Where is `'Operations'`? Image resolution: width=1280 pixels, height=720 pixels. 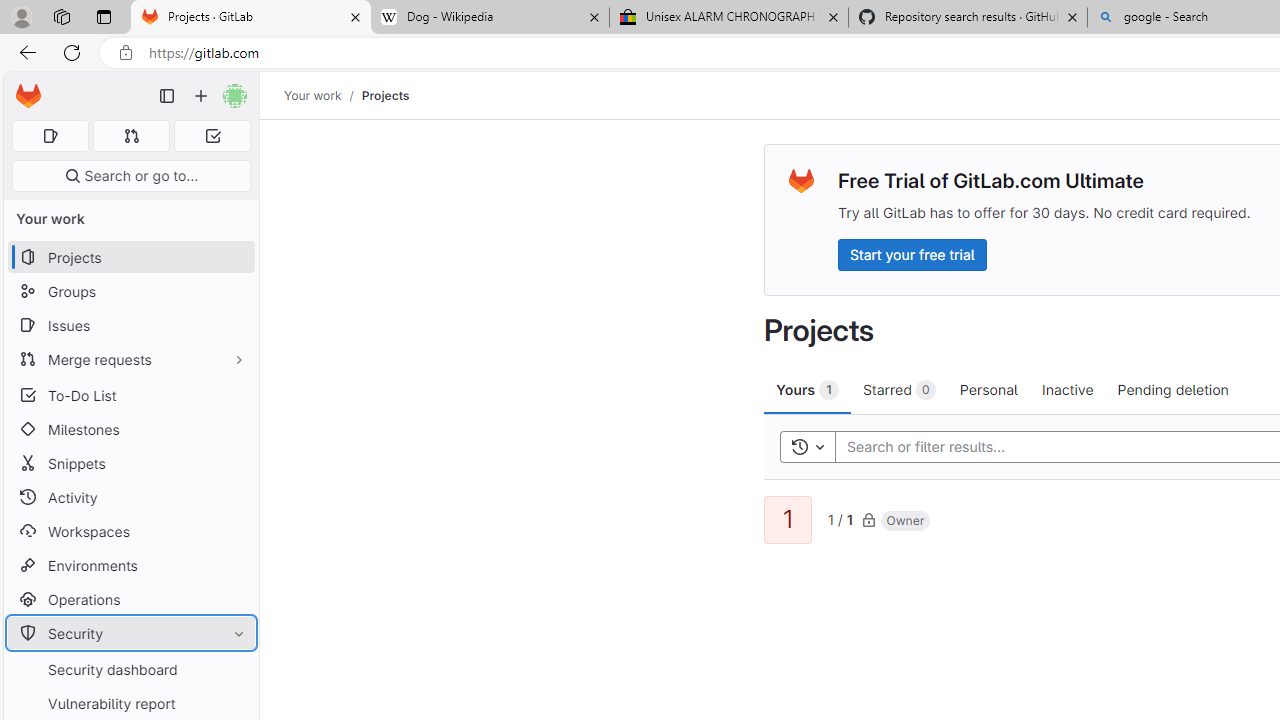
'Operations' is located at coordinates (130, 598).